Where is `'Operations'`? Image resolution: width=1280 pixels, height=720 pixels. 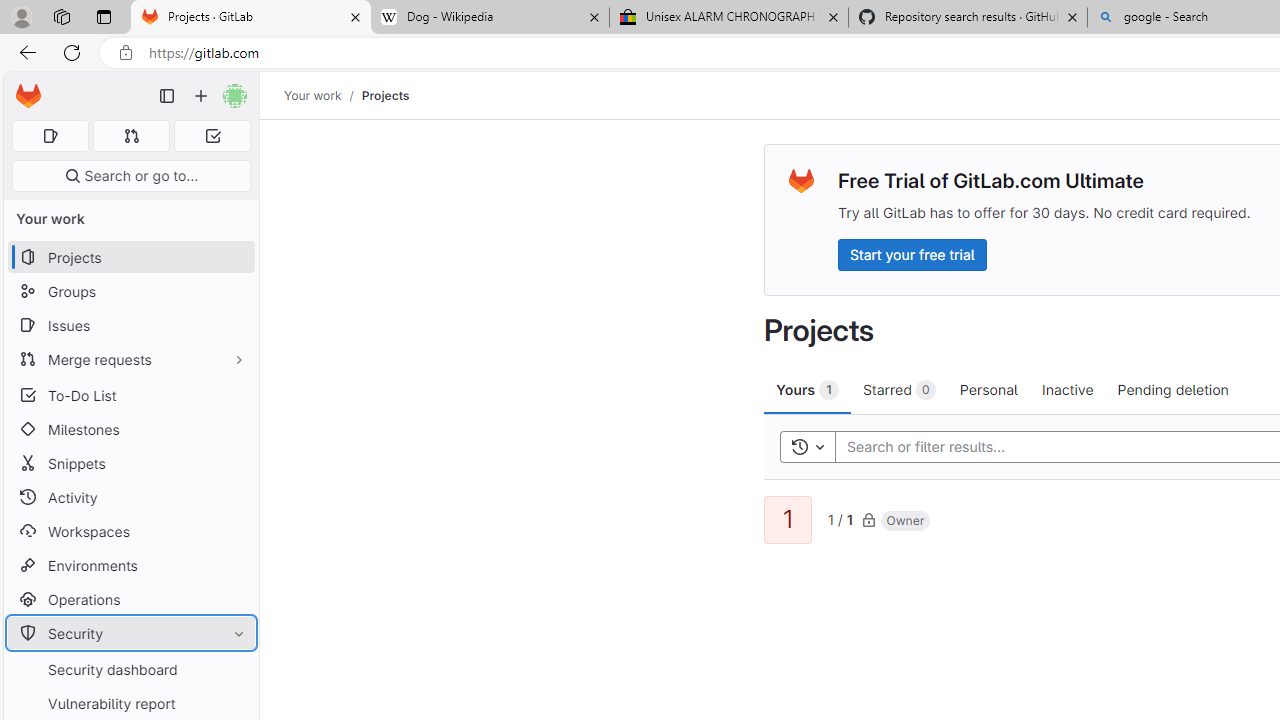
'Operations' is located at coordinates (130, 598).